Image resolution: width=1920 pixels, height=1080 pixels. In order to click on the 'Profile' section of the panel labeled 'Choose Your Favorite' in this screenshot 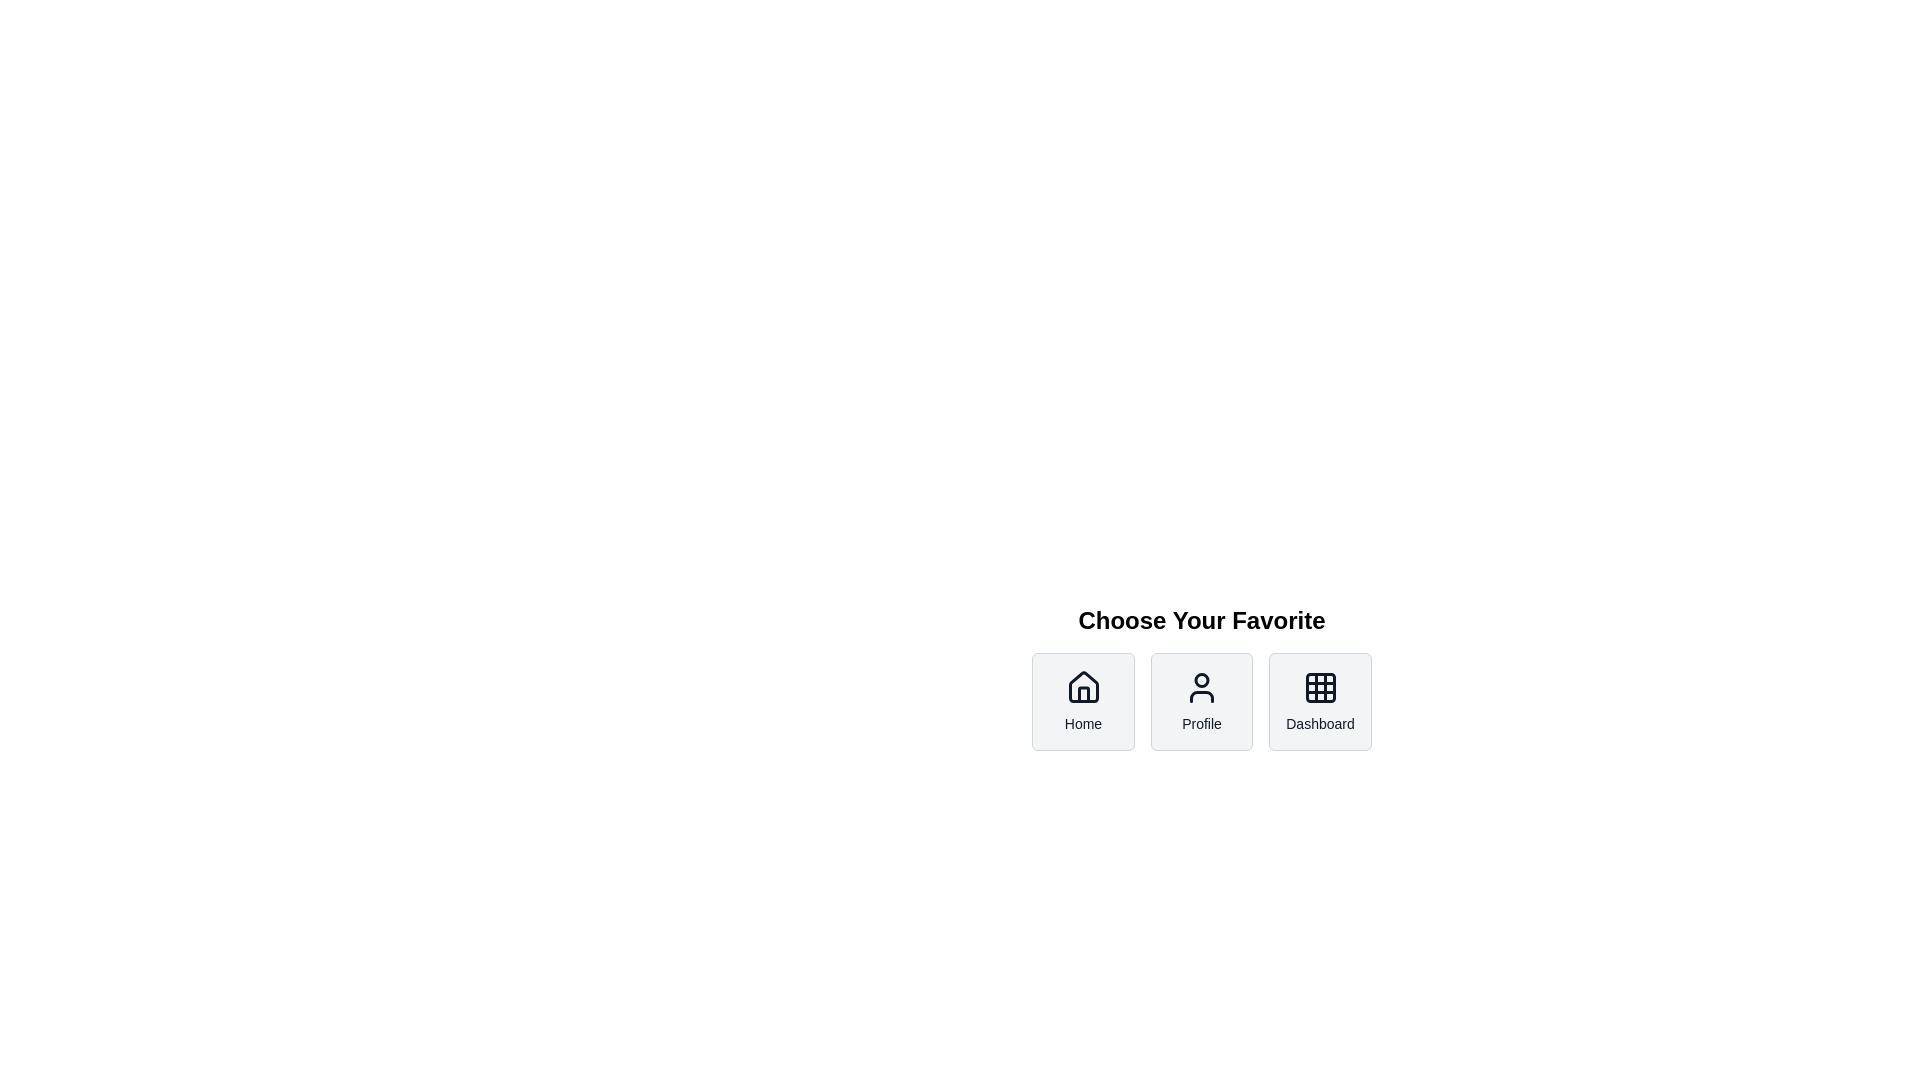, I will do `click(1200, 722)`.